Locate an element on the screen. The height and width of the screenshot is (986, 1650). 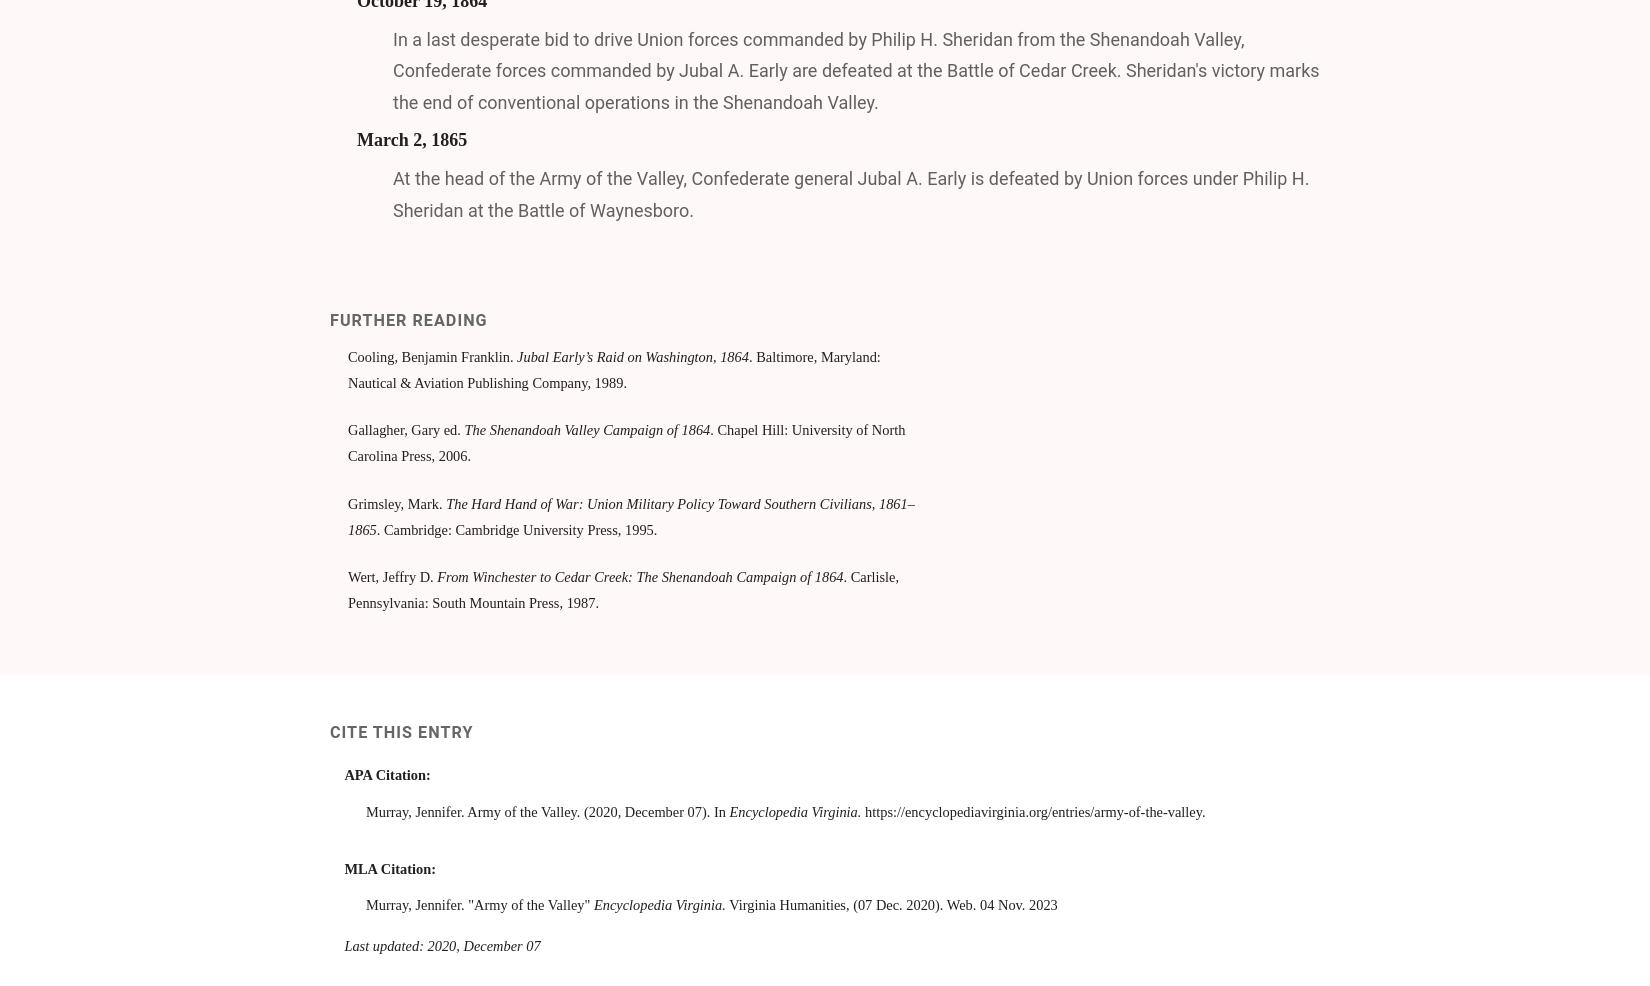
'The Hard Hand of War: Union Military Policy Toward Southern Civilians, 1861–1865' is located at coordinates (629, 514).